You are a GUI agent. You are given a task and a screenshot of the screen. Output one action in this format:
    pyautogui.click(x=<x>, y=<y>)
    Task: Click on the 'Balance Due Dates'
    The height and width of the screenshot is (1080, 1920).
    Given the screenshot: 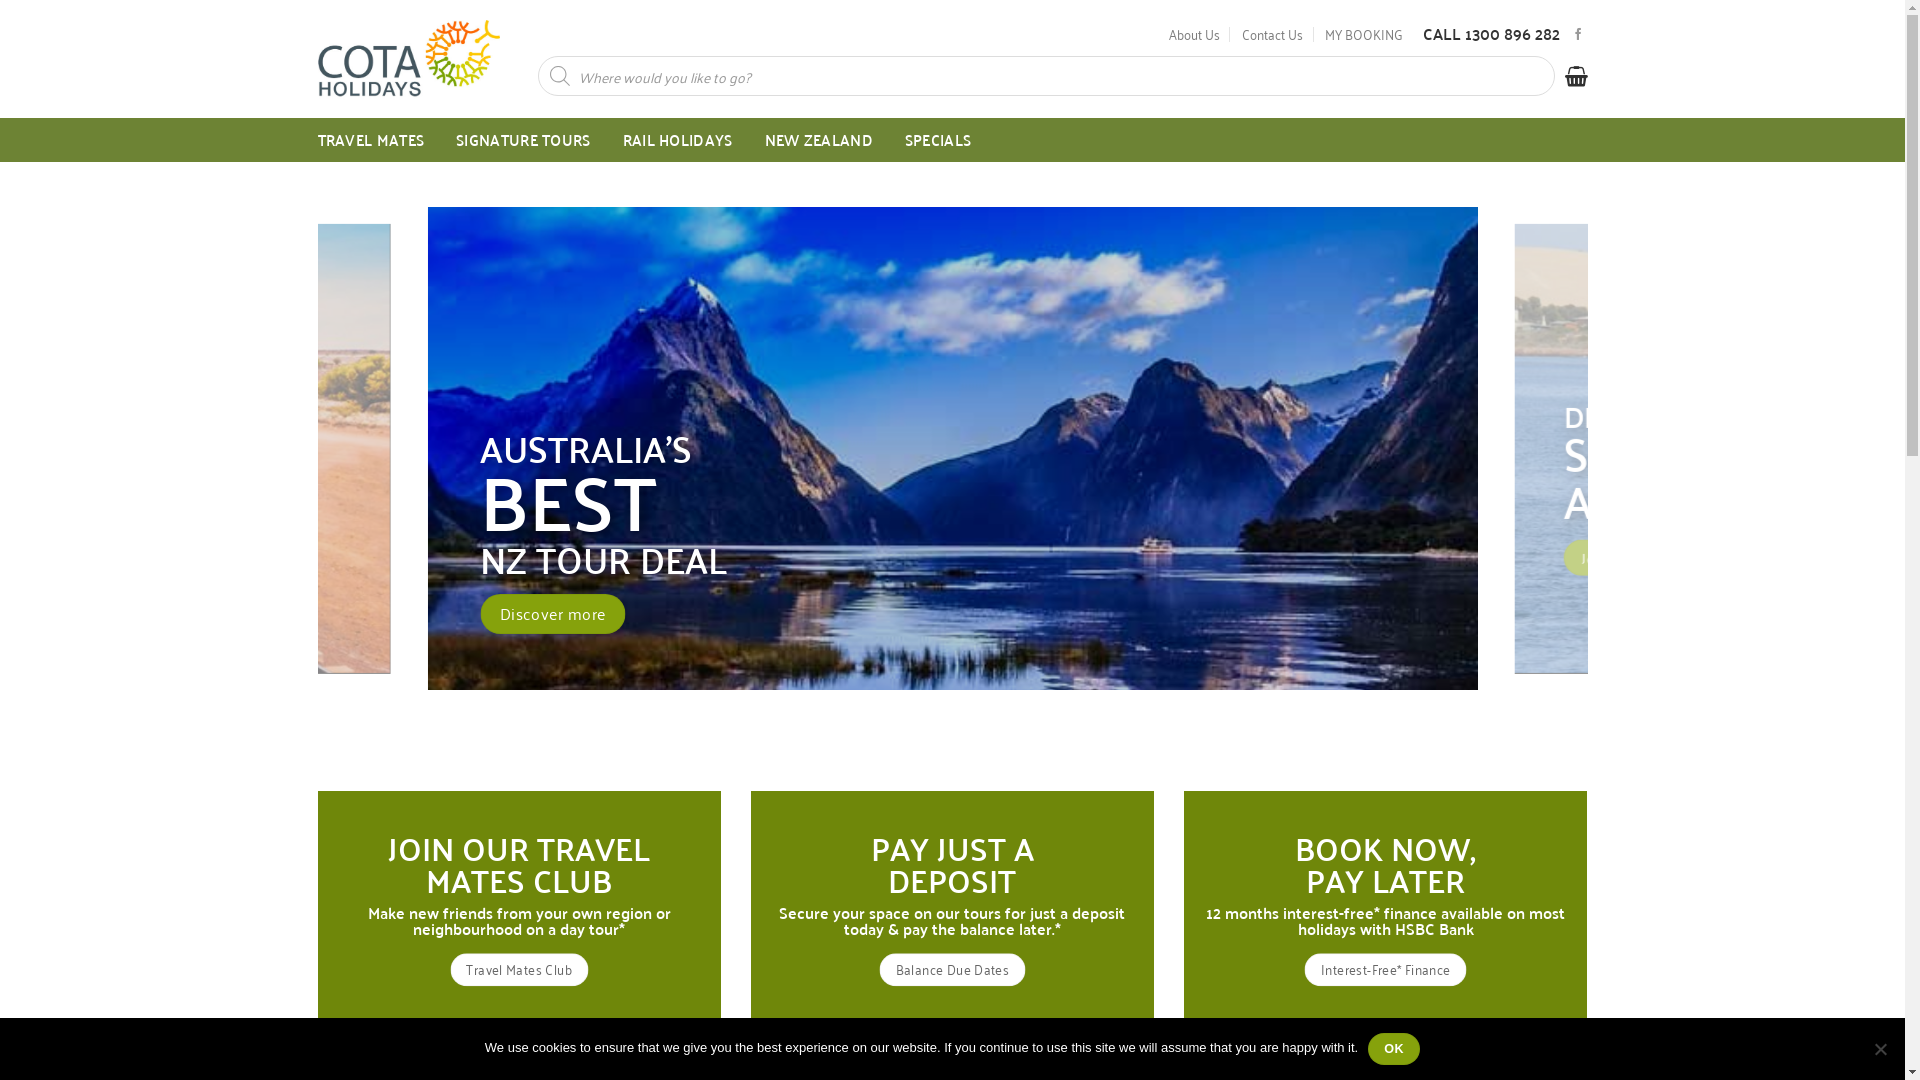 What is the action you would take?
    pyautogui.click(x=950, y=968)
    